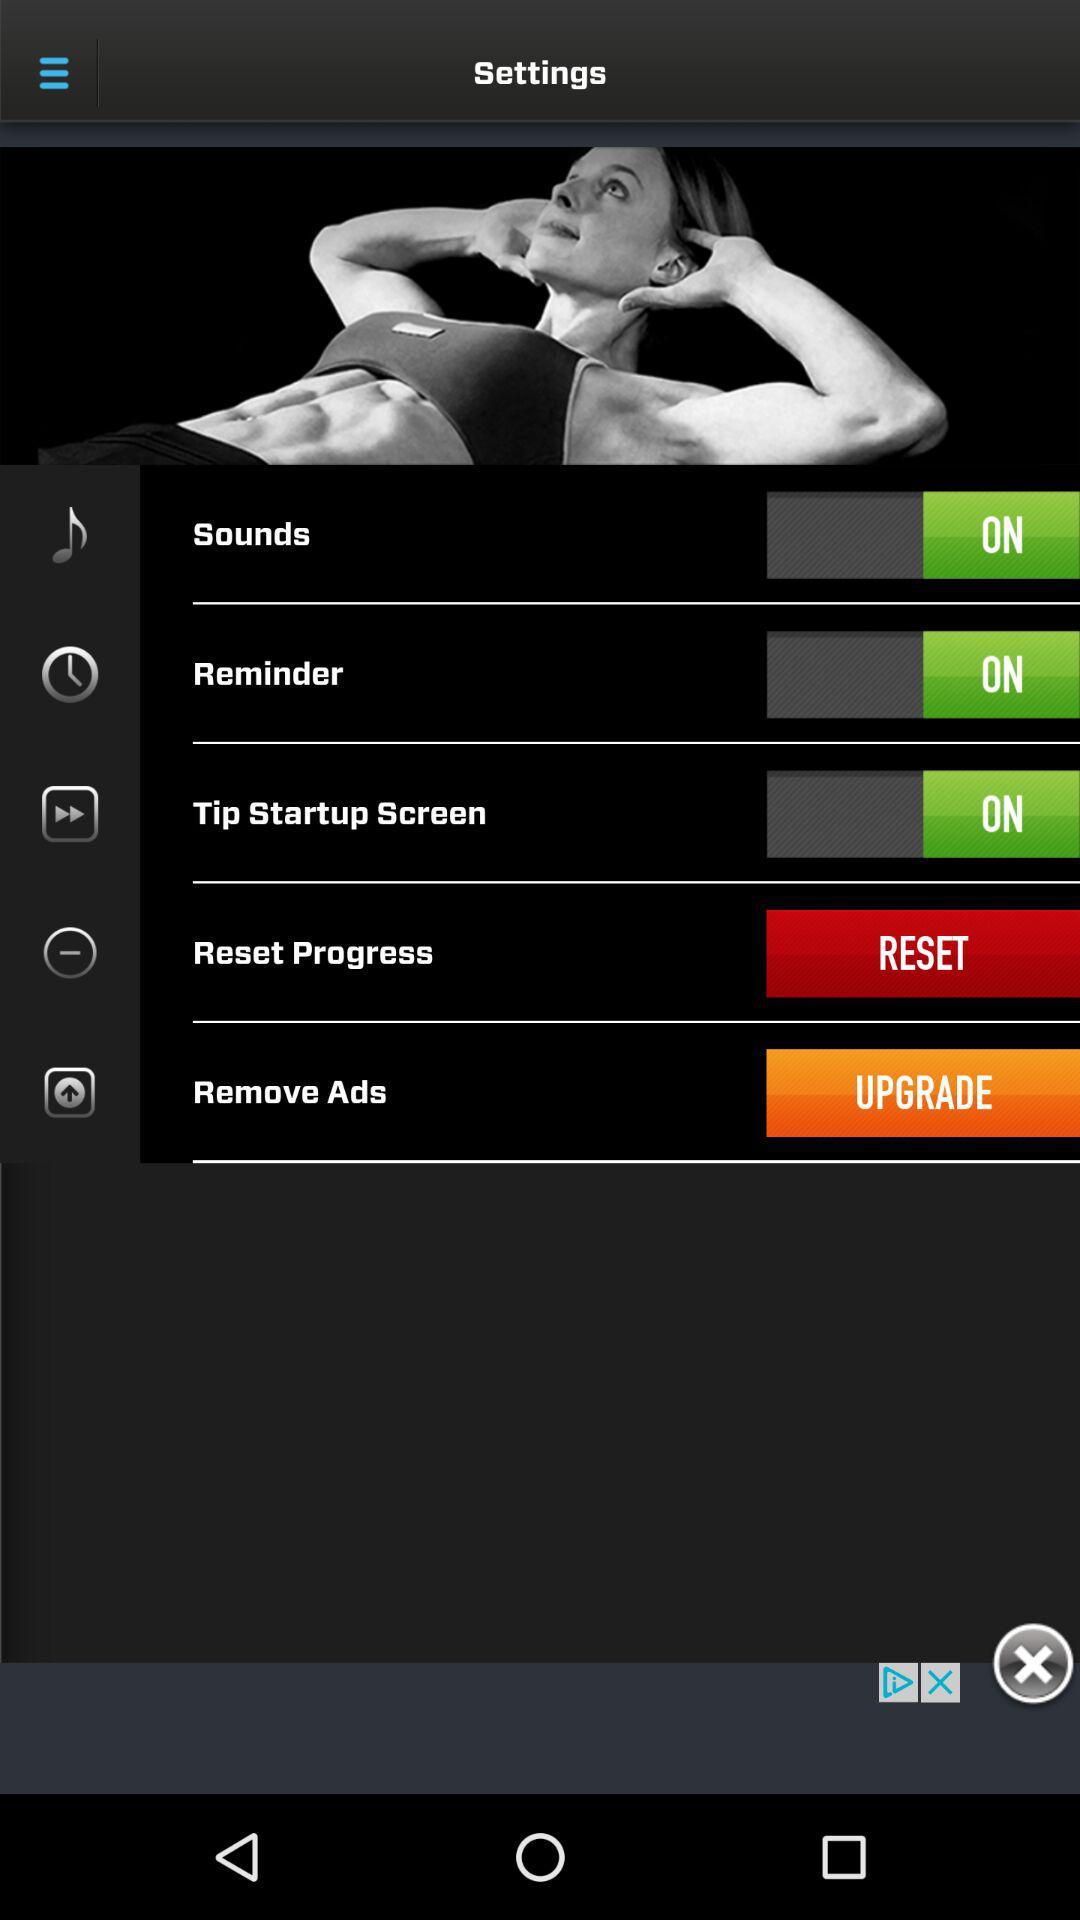  I want to click on a select option, so click(923, 535).